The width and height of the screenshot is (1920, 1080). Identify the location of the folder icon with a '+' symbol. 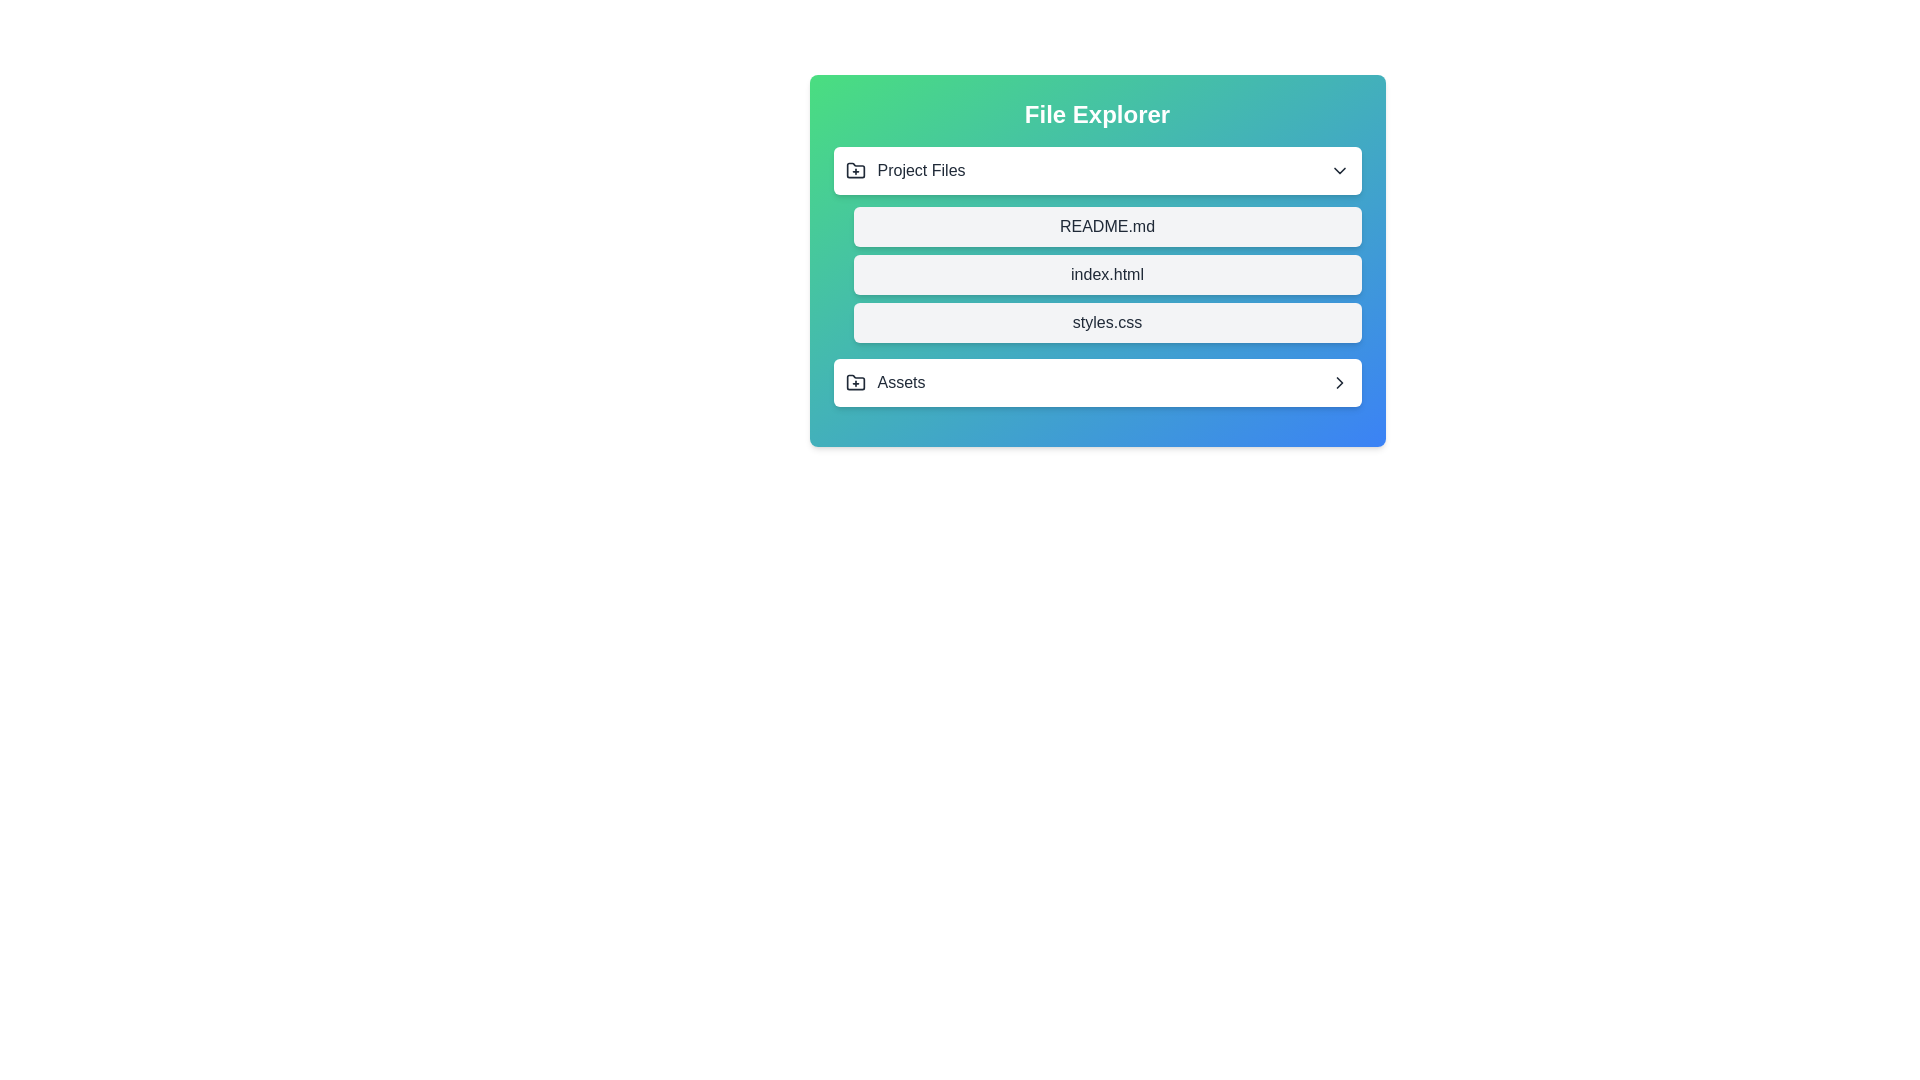
(855, 382).